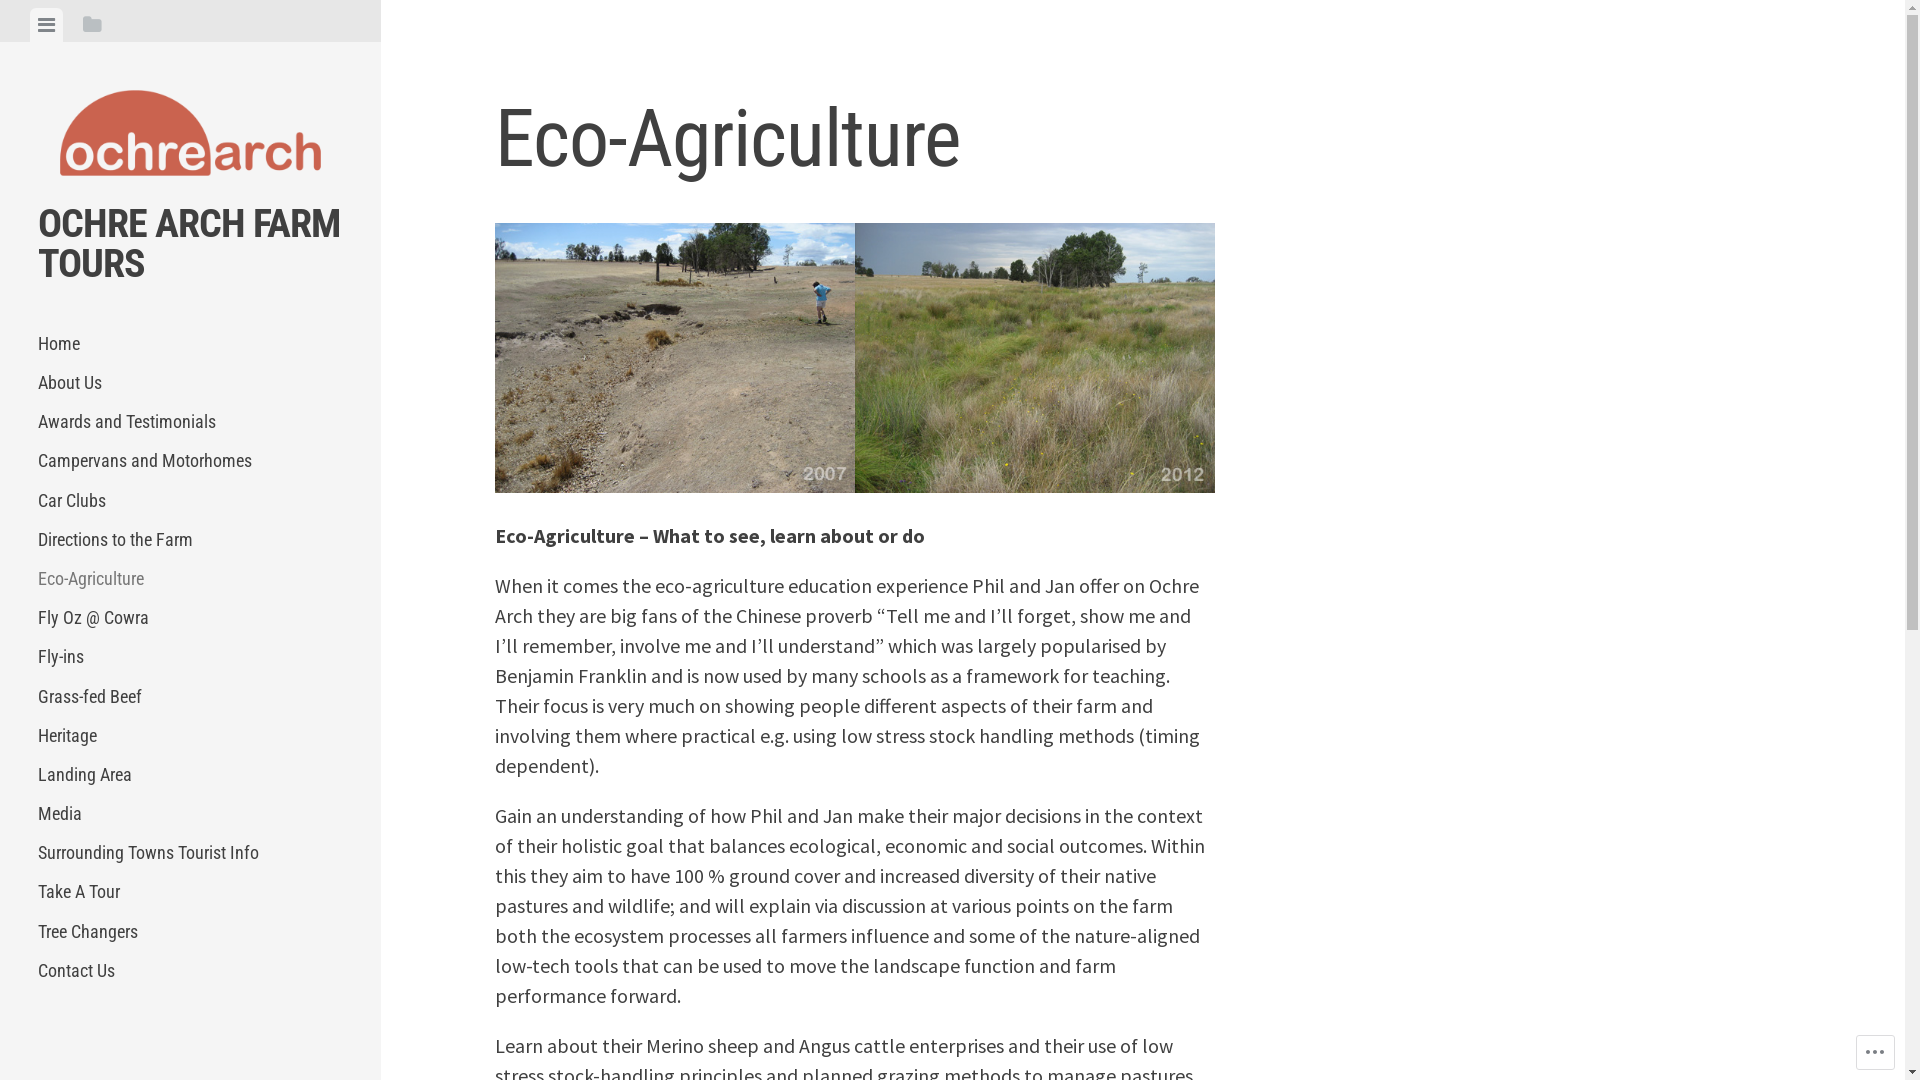 The width and height of the screenshot is (1920, 1080). Describe the element at coordinates (38, 460) in the screenshot. I see `'Campervans and Motorhomes'` at that location.